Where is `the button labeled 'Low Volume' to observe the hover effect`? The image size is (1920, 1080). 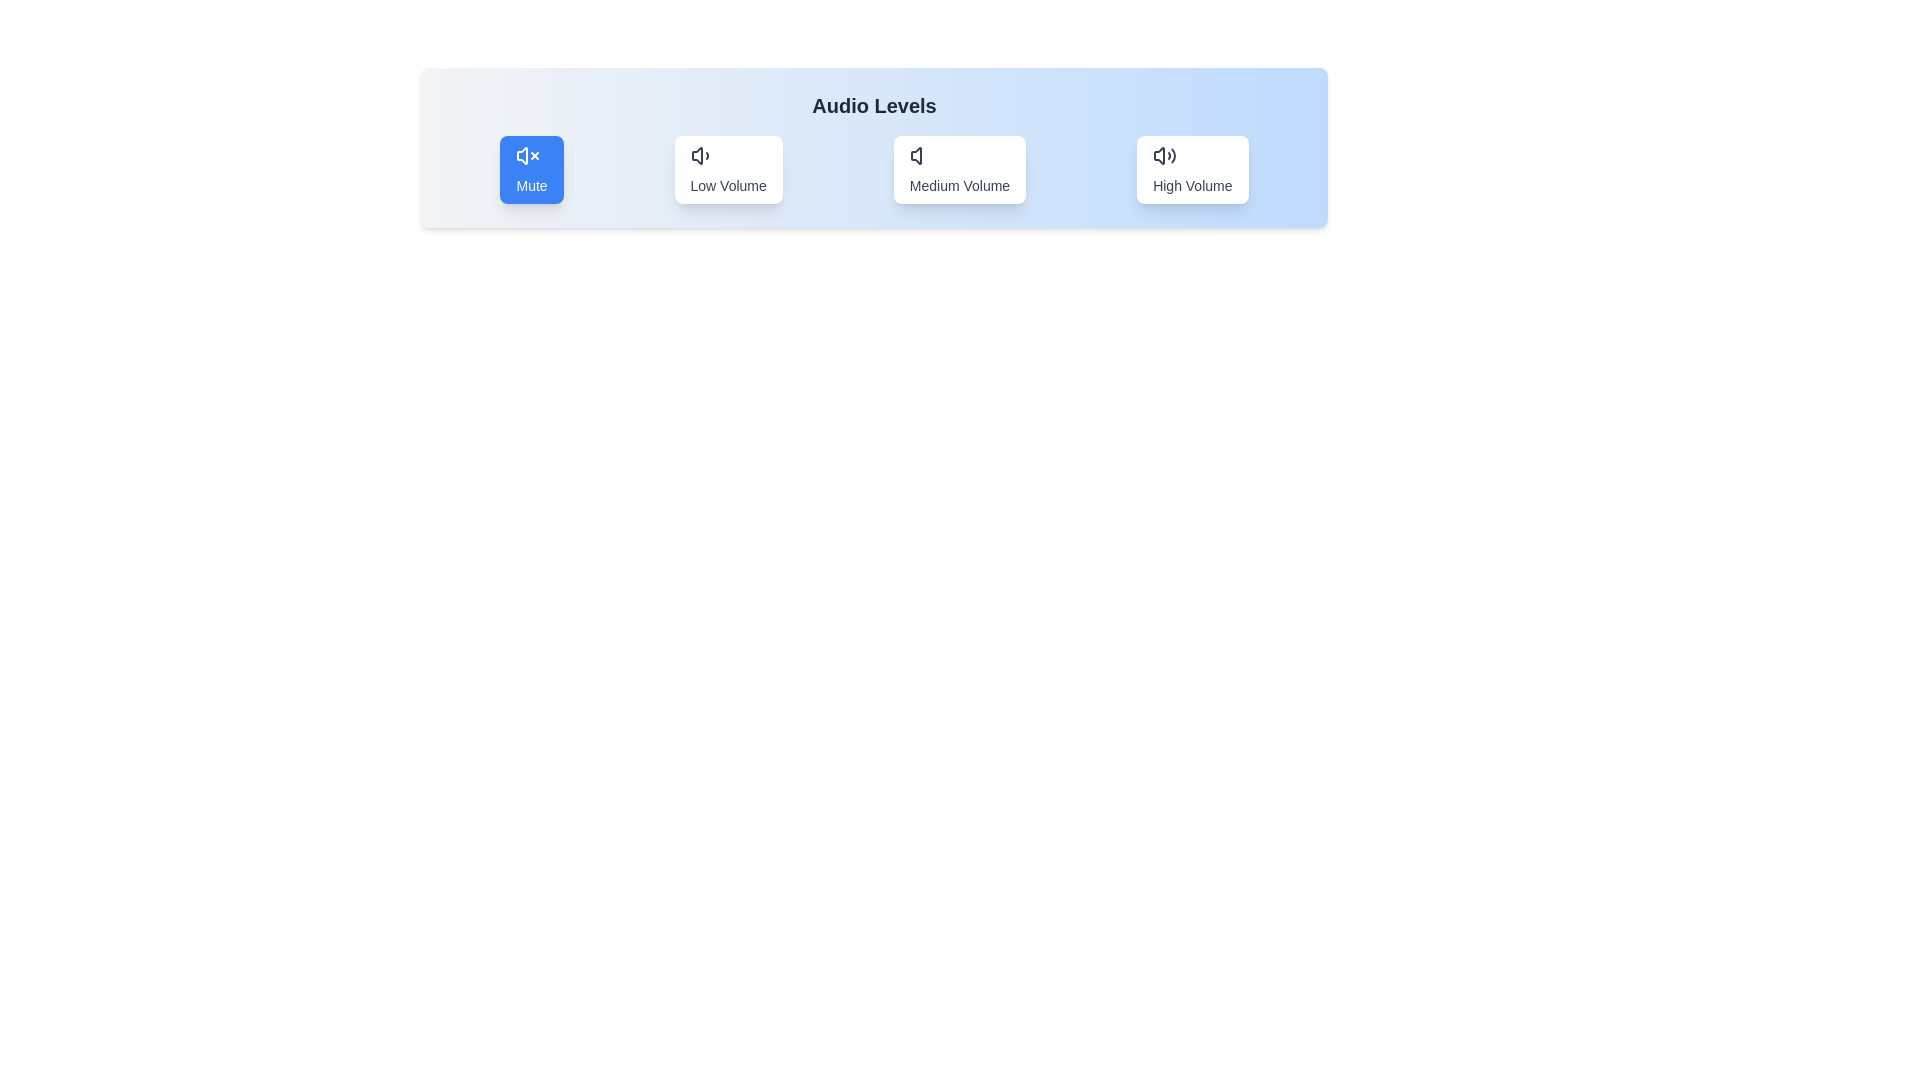 the button labeled 'Low Volume' to observe the hover effect is located at coordinates (728, 168).